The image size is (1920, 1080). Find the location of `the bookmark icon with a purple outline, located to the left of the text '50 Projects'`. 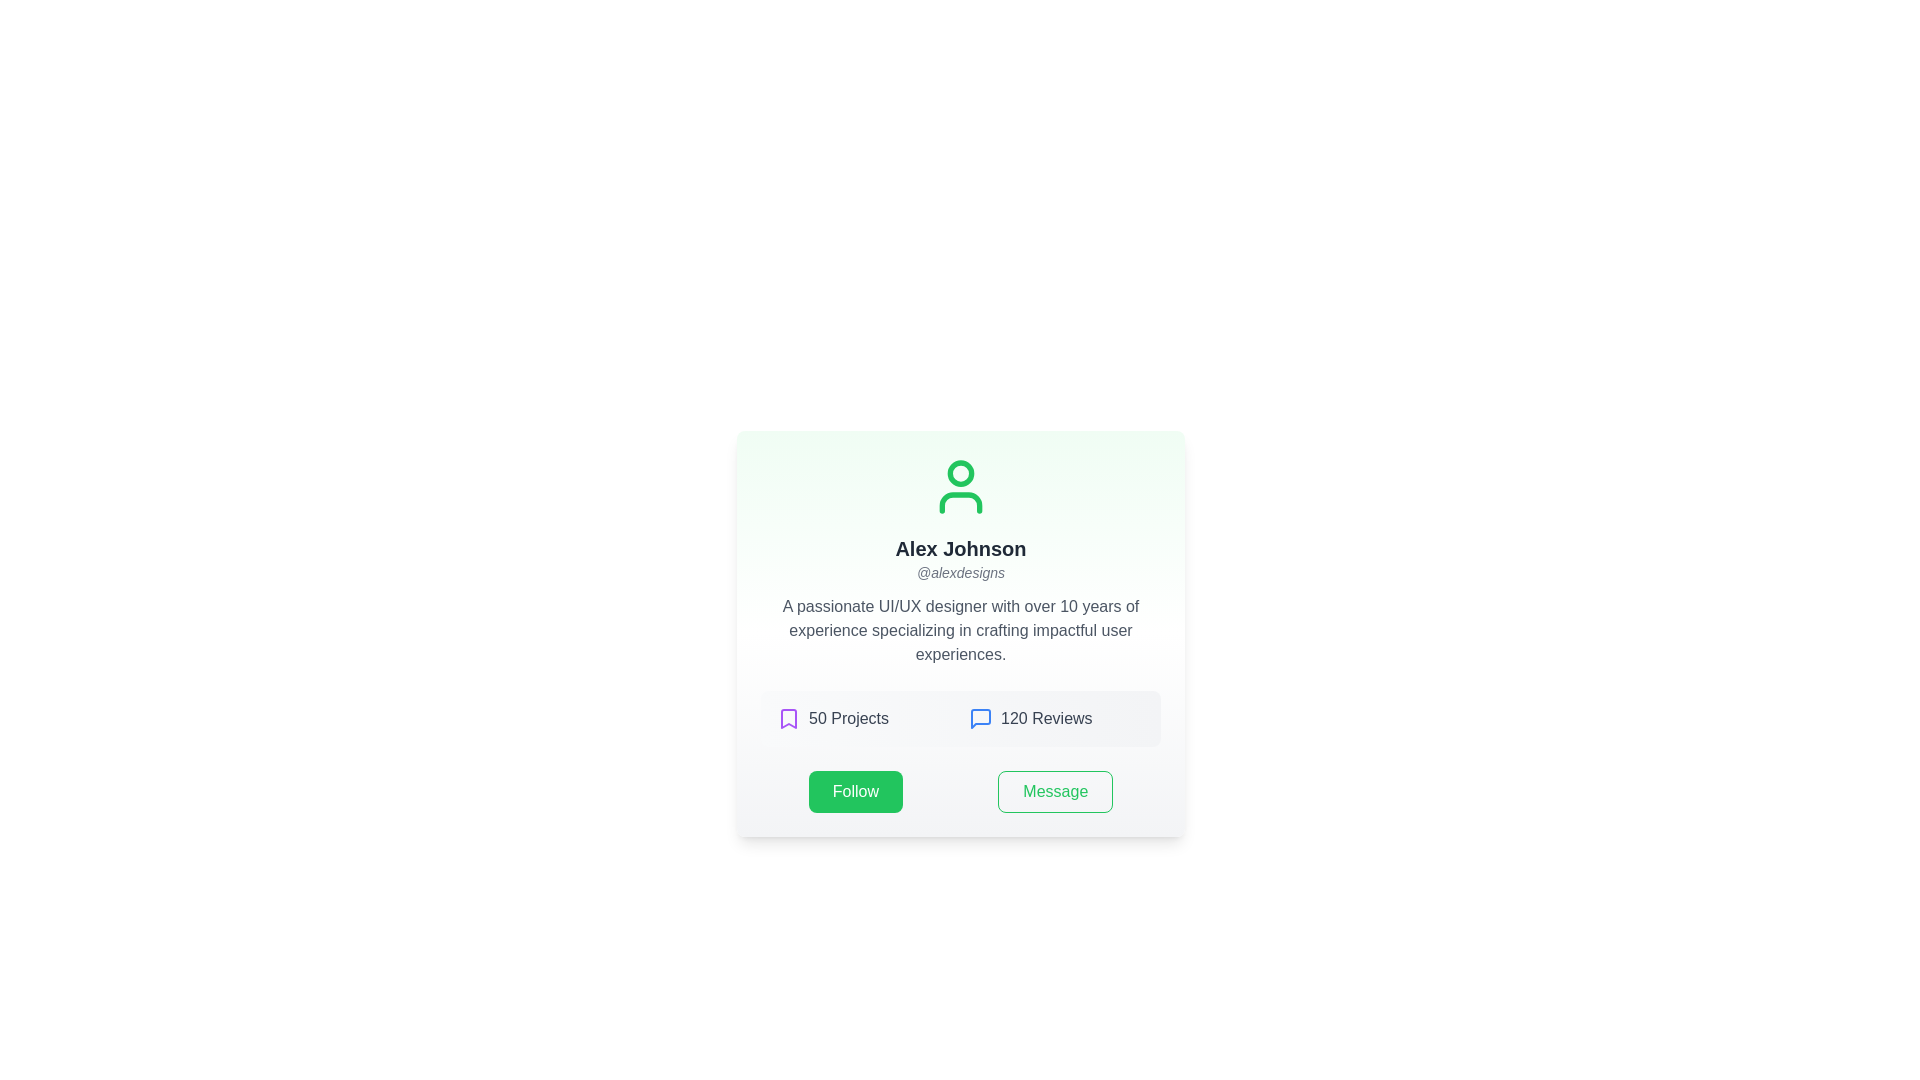

the bookmark icon with a purple outline, located to the left of the text '50 Projects' is located at coordinates (787, 717).